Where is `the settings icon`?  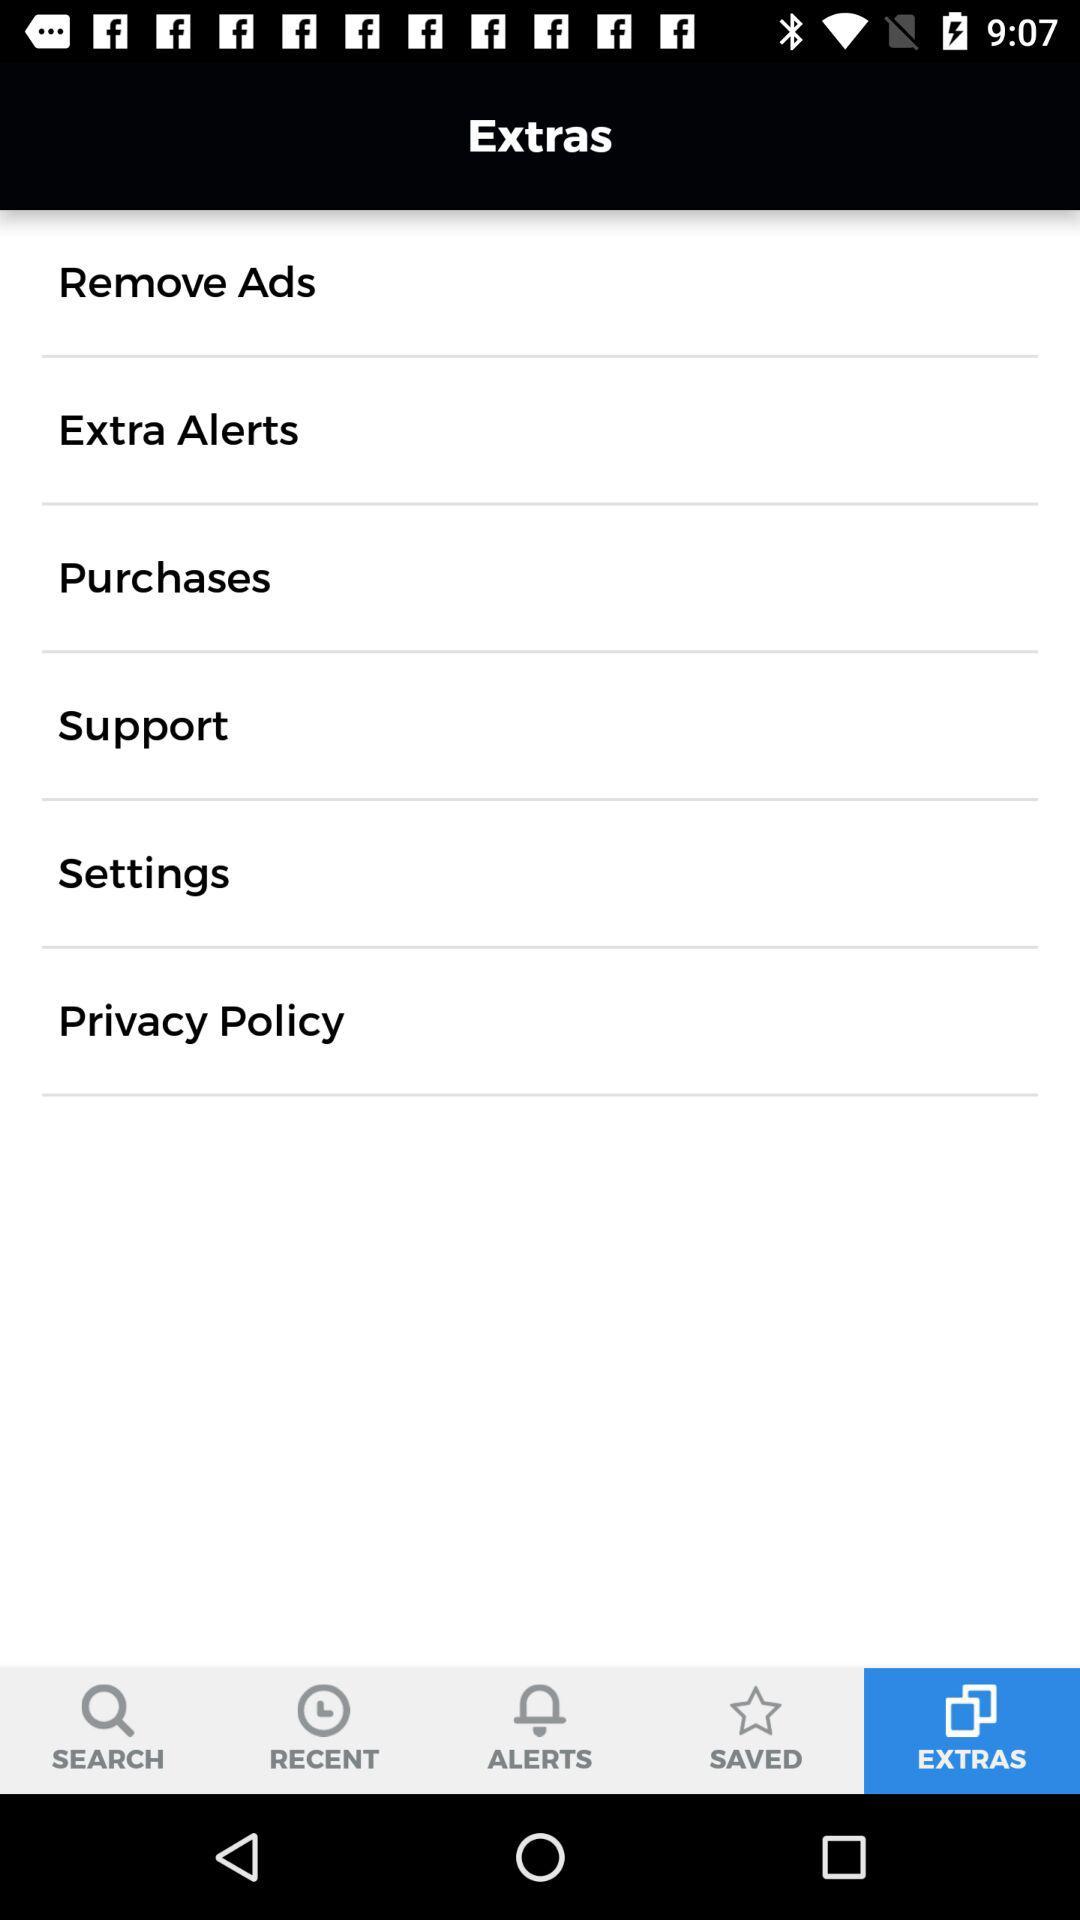 the settings icon is located at coordinates (142, 873).